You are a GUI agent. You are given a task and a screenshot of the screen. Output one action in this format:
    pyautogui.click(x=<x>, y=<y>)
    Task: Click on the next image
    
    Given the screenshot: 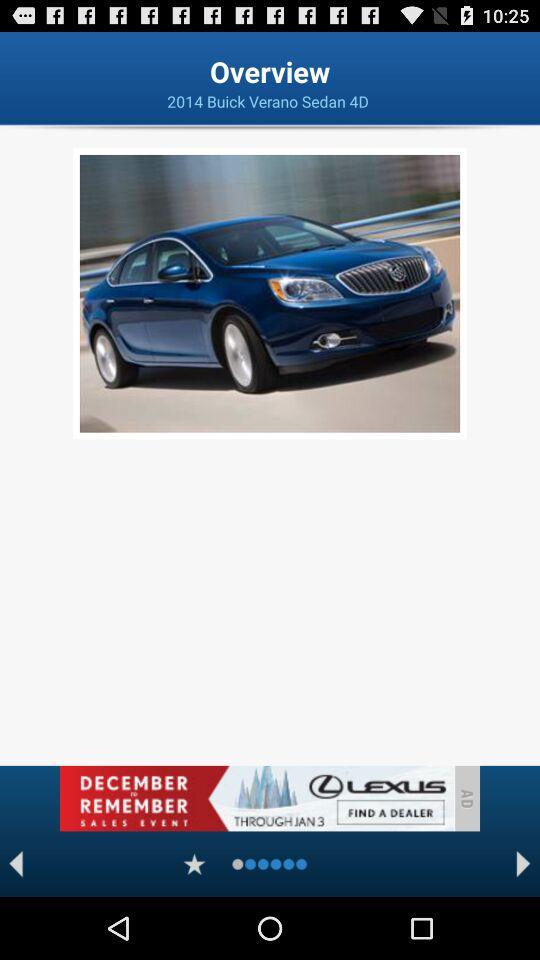 What is the action you would take?
    pyautogui.click(x=523, y=863)
    